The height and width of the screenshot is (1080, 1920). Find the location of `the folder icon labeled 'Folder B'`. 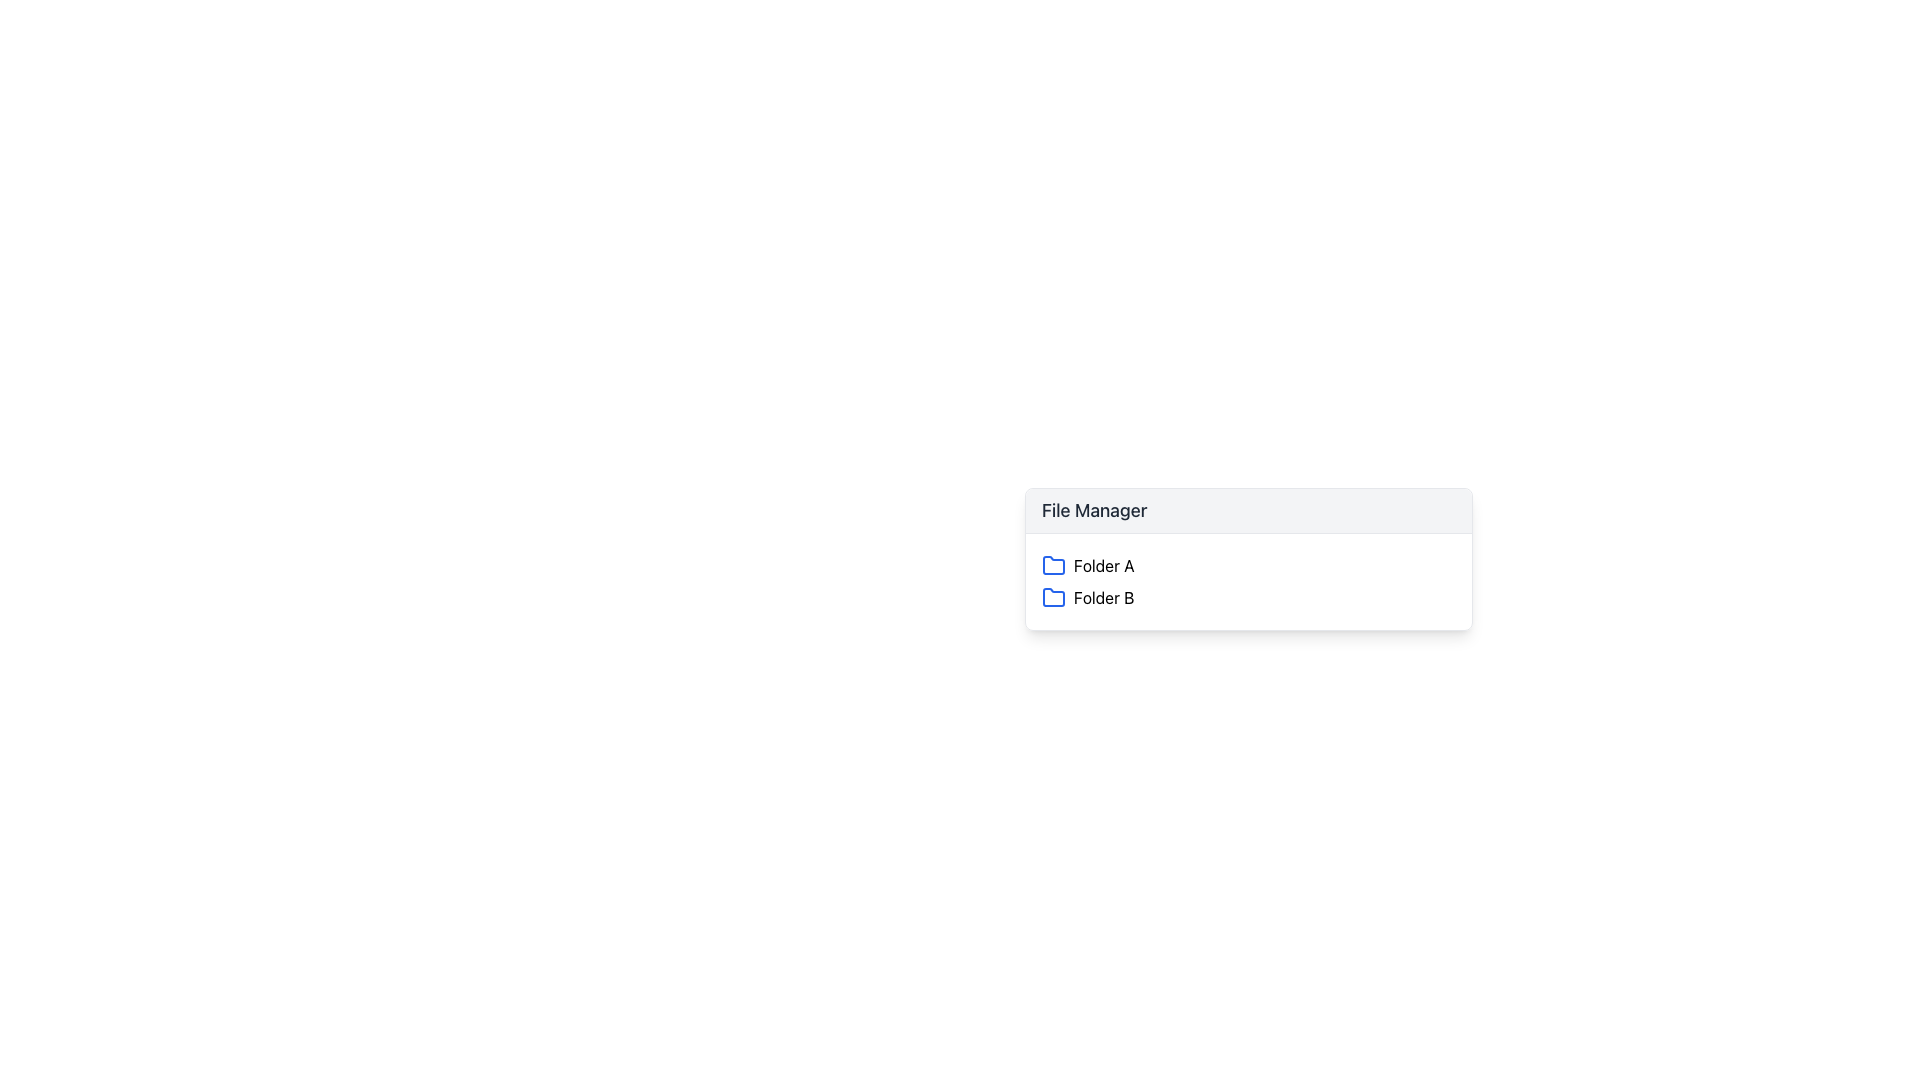

the folder icon labeled 'Folder B' is located at coordinates (1053, 596).